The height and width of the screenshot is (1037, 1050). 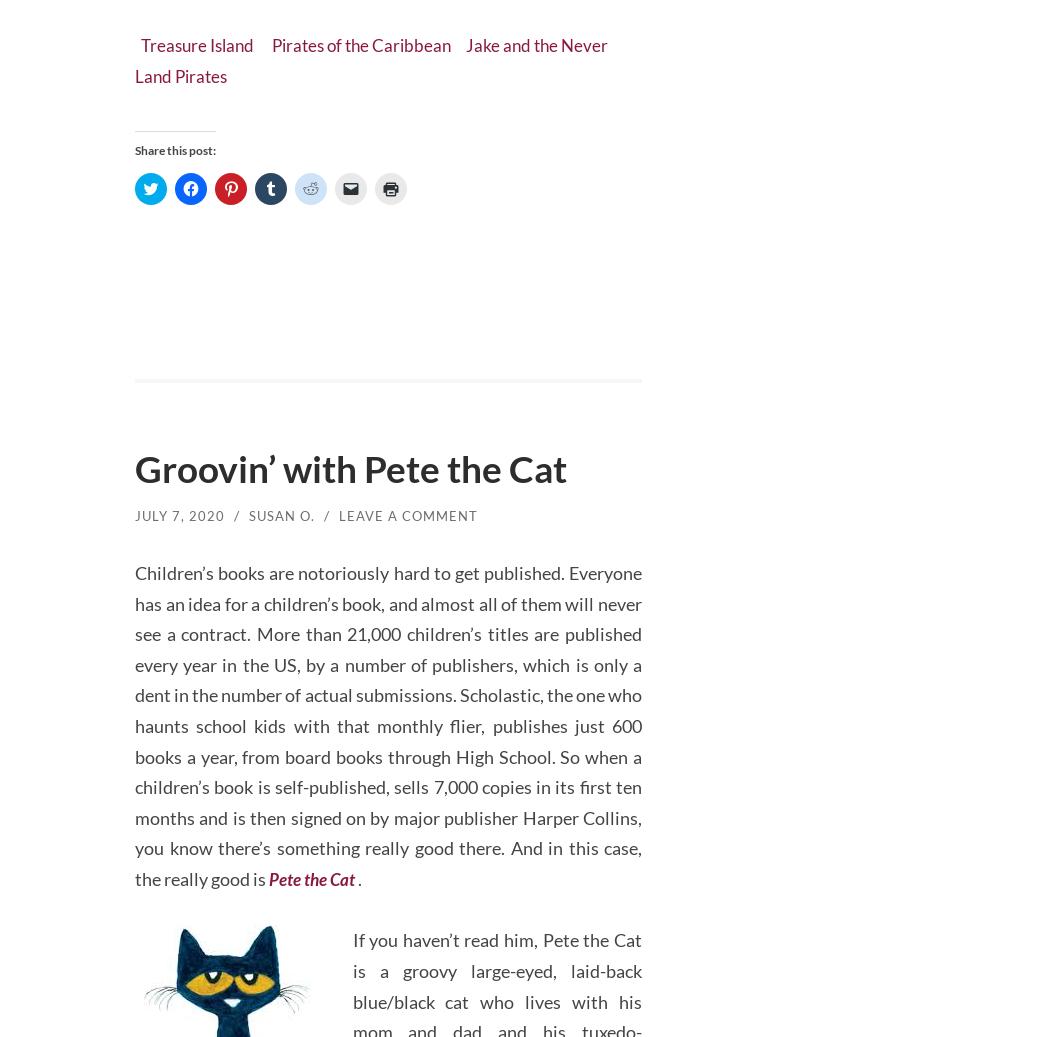 I want to click on 'Children’s books are notoriously hard to get published. Everyone has an idea for a children’s book, and almost all of them will never see a contract. More than 21,000 children’s titles are published every year in the US, by a number of publishers, which is only a dent in the number of actual submissions. Scholastic, the one who haunts school kids with that monthly flier, publishes just 600 books a year, from board books through High School. So when a children’s book is self-published, sells 7,000 copies in its first ten months and is then signed on by major publisher Harper Collins, you know there’s something really good there. And in this case, the really good is', so click(x=388, y=716).